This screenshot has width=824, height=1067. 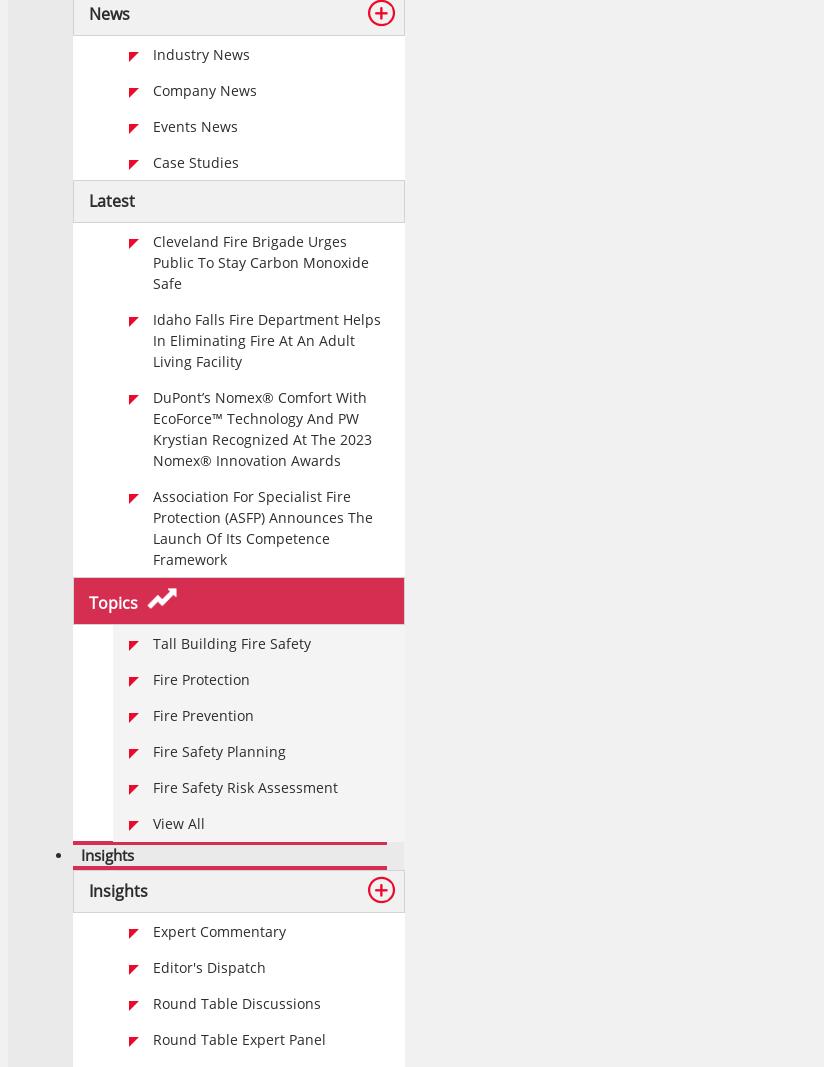 What do you see at coordinates (203, 714) in the screenshot?
I see `'Fire Prevention'` at bounding box center [203, 714].